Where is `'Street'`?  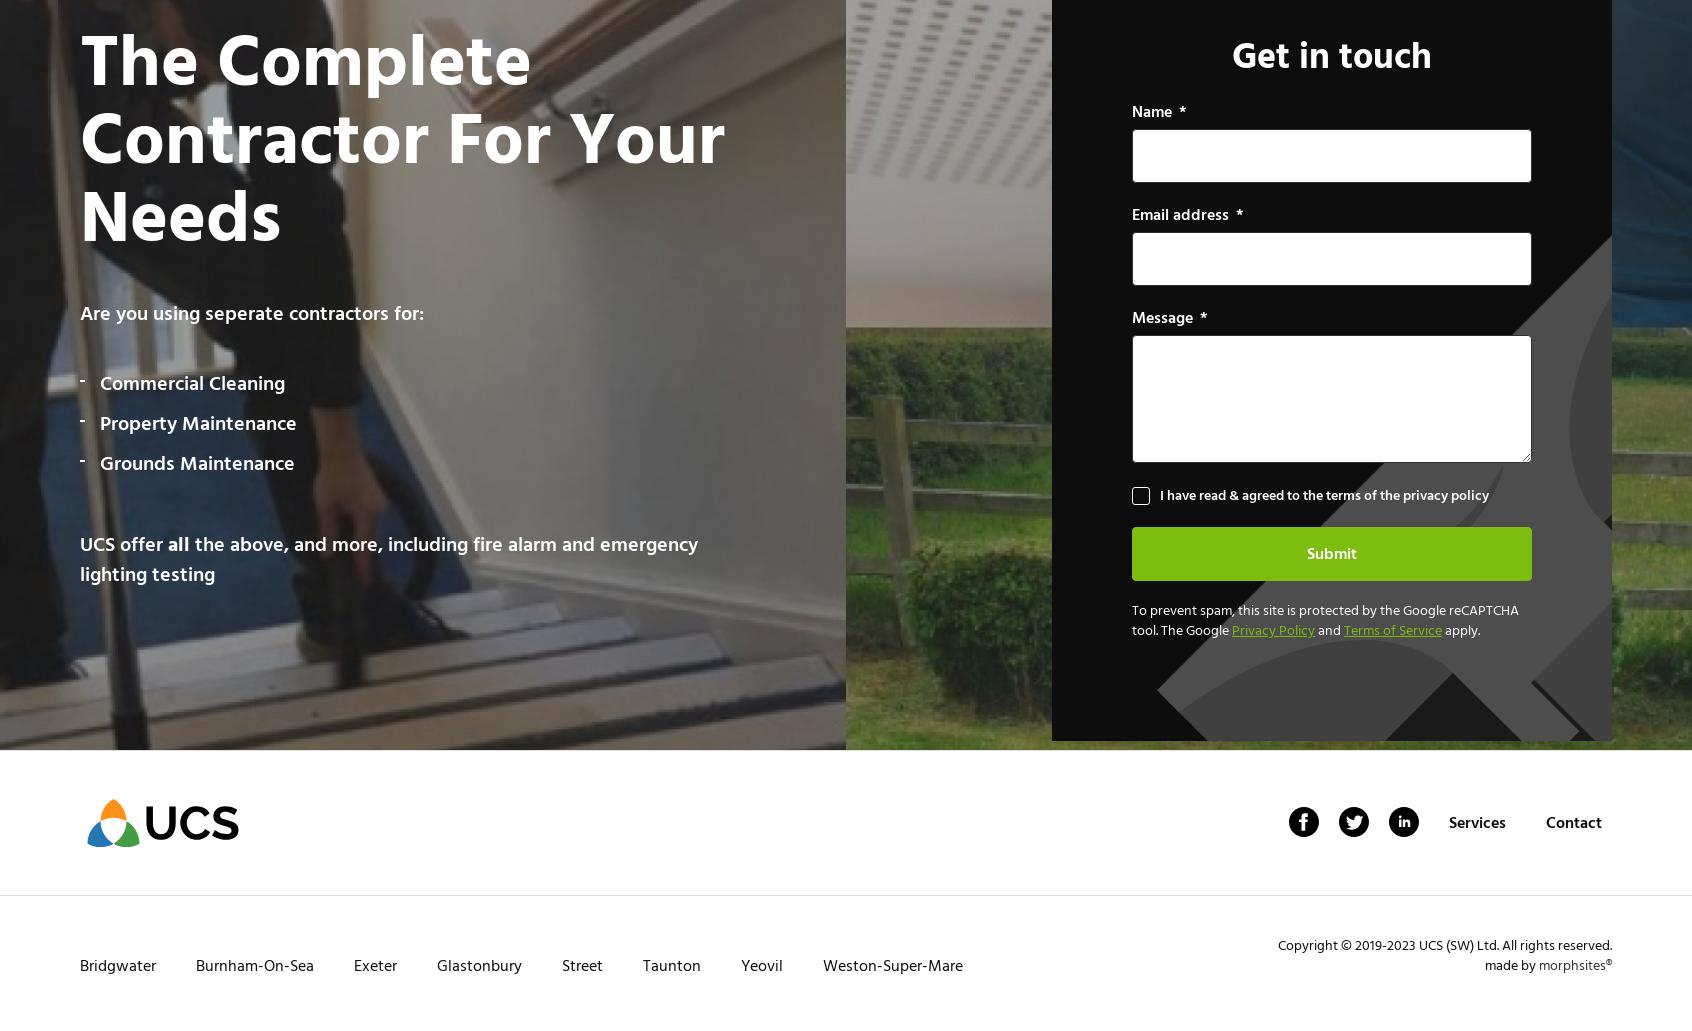 'Street' is located at coordinates (581, 965).